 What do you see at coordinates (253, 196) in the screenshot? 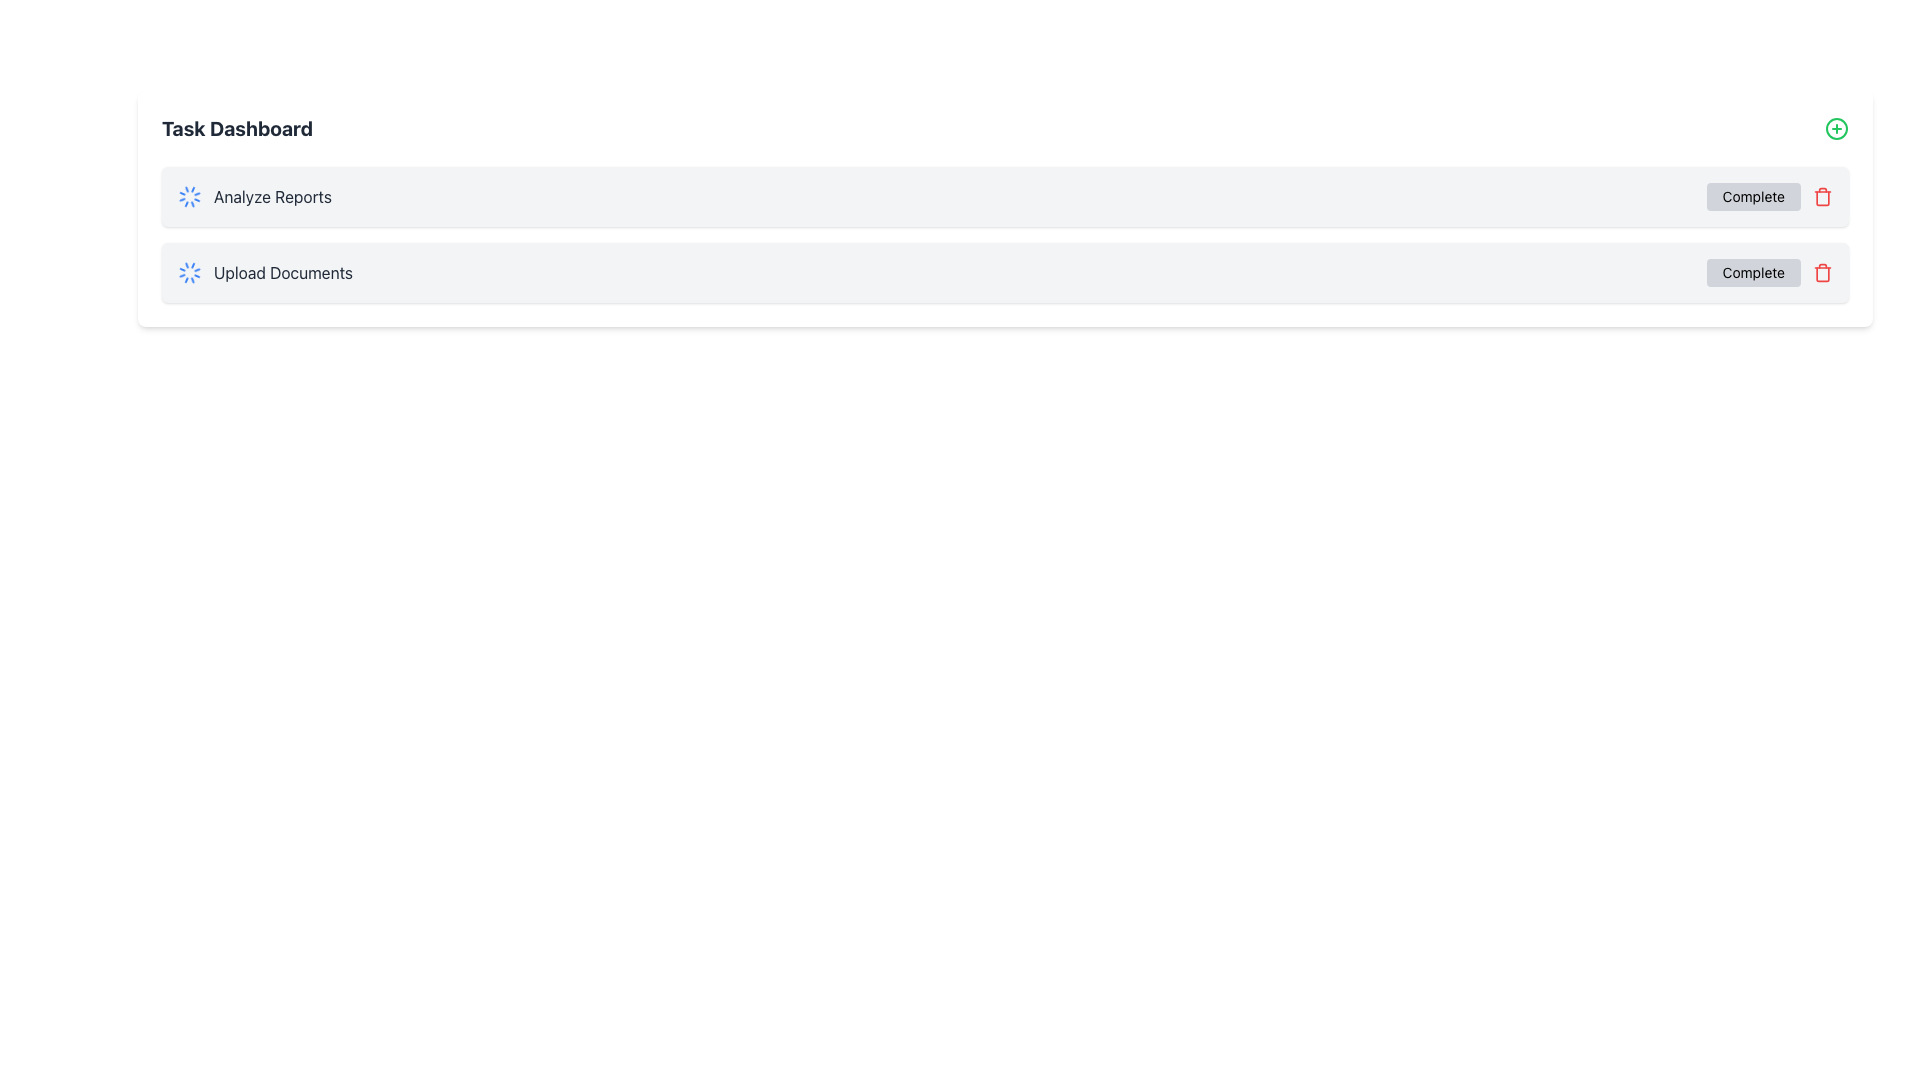
I see `the group containing the spinning loader icon and the text 'Analyze Reports'` at bounding box center [253, 196].